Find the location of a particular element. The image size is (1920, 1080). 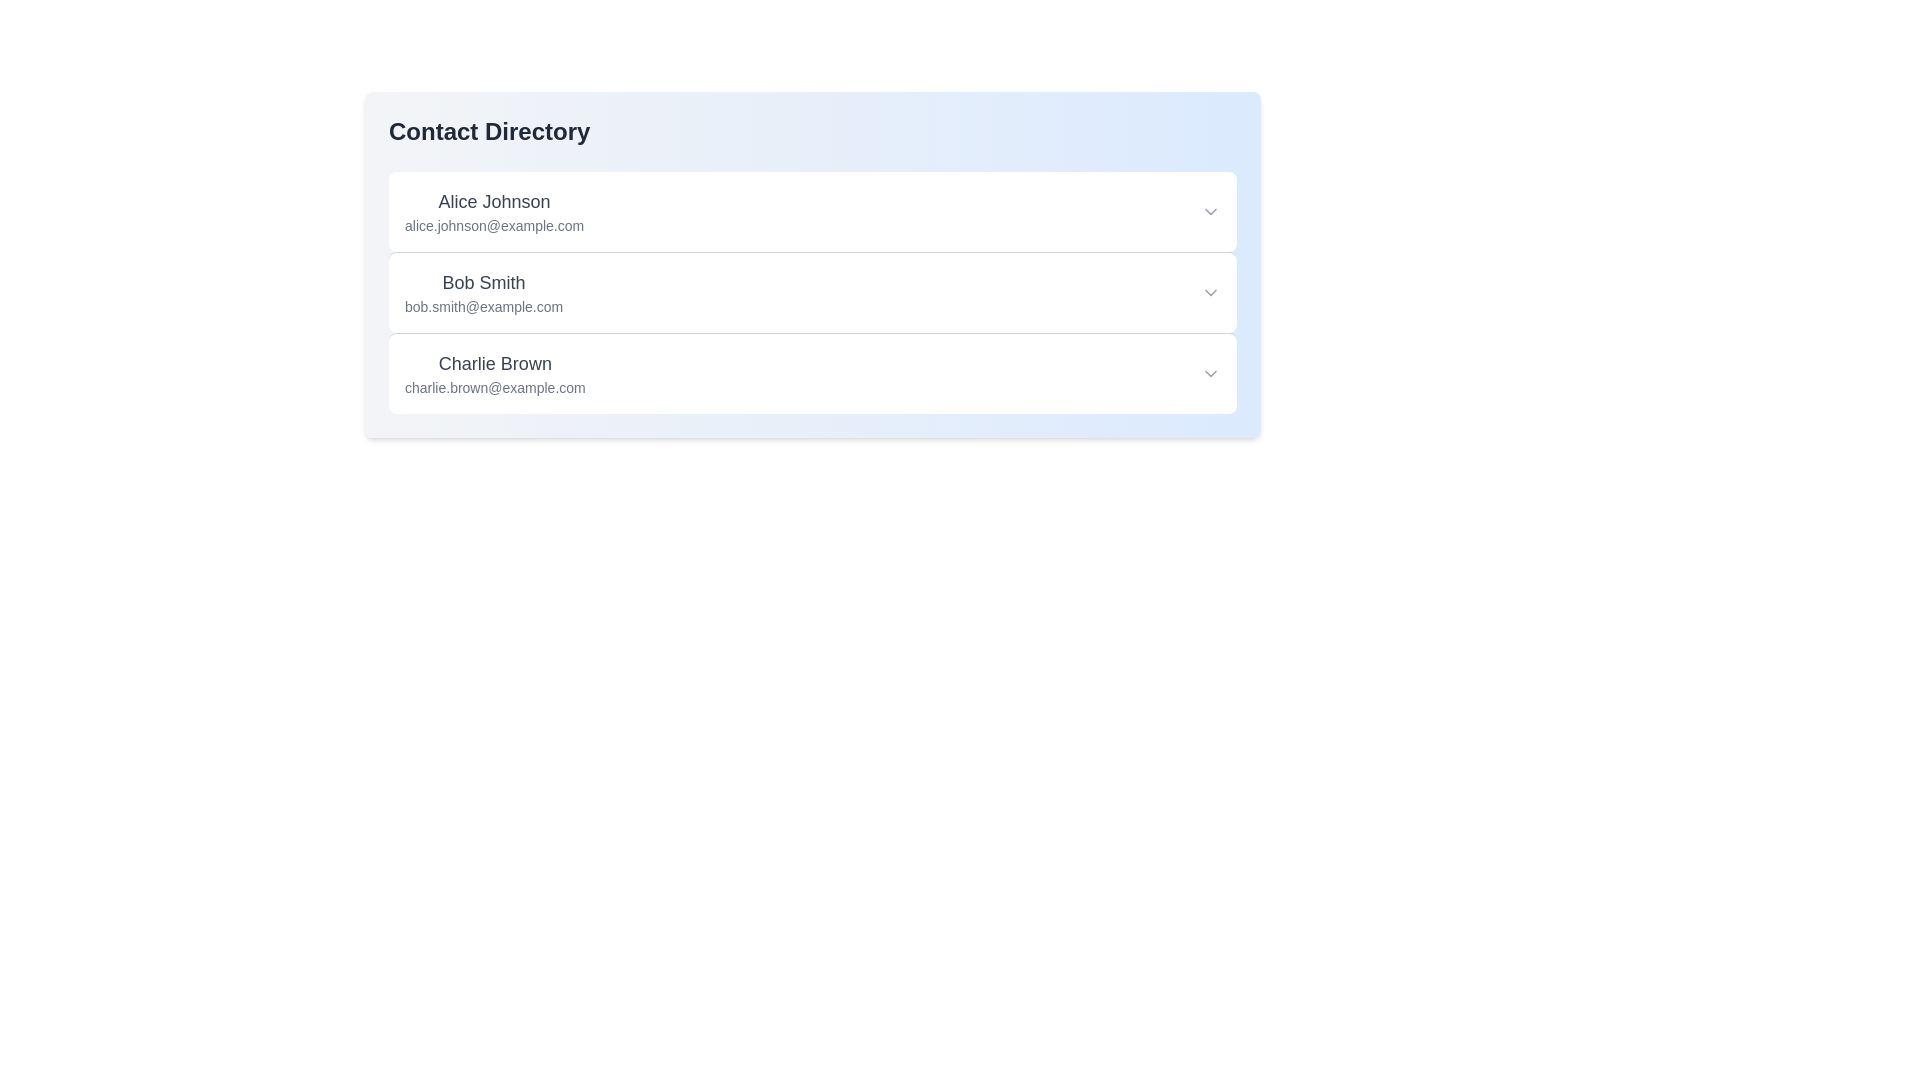

displayed contact information for Charlie Brown from the Text block in the 'Contact Directory' module, which is the third entry below Bob Smith is located at coordinates (495, 374).